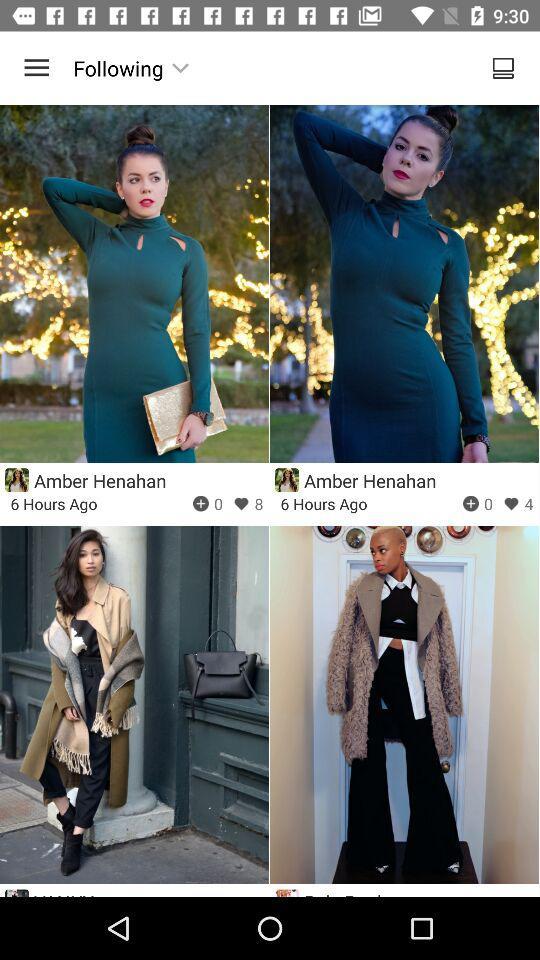  What do you see at coordinates (16, 480) in the screenshot?
I see `enlarge profile picture` at bounding box center [16, 480].